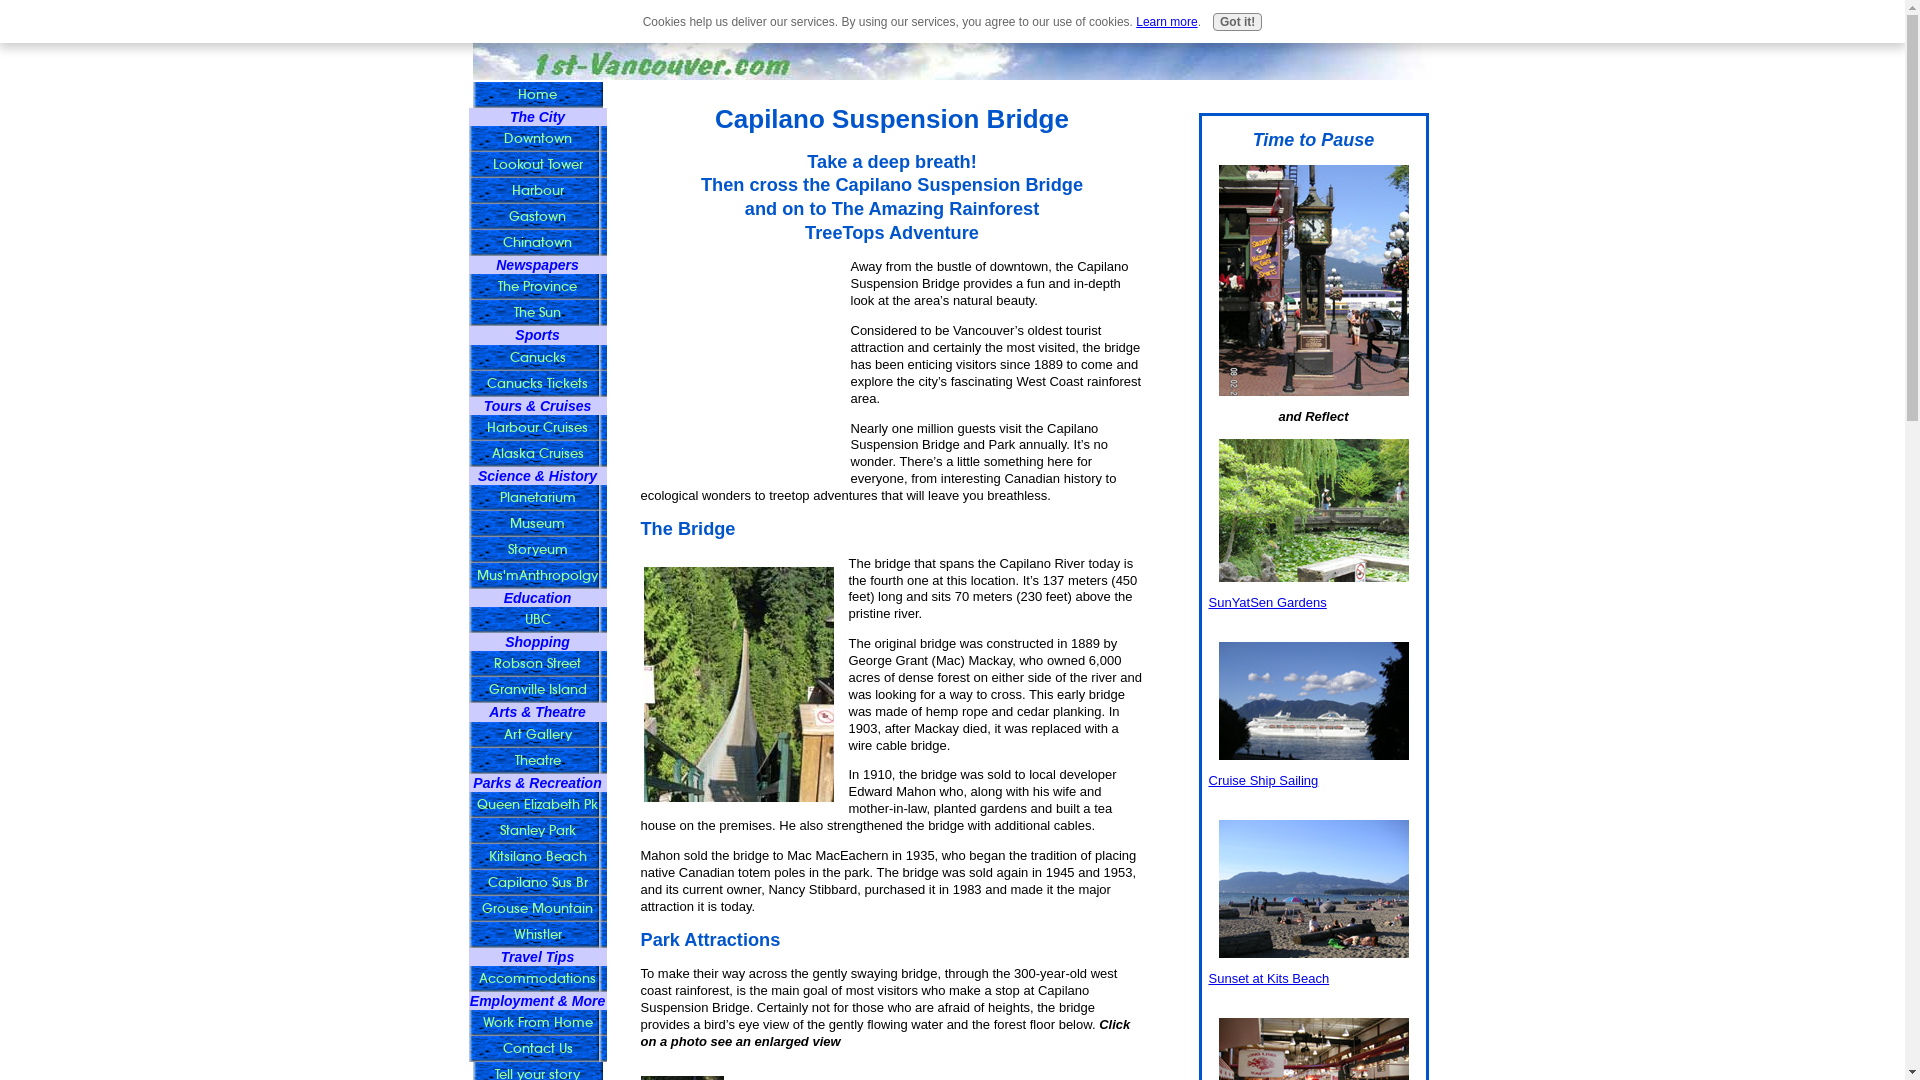  Describe the element at coordinates (537, 496) in the screenshot. I see `'Planetarium'` at that location.